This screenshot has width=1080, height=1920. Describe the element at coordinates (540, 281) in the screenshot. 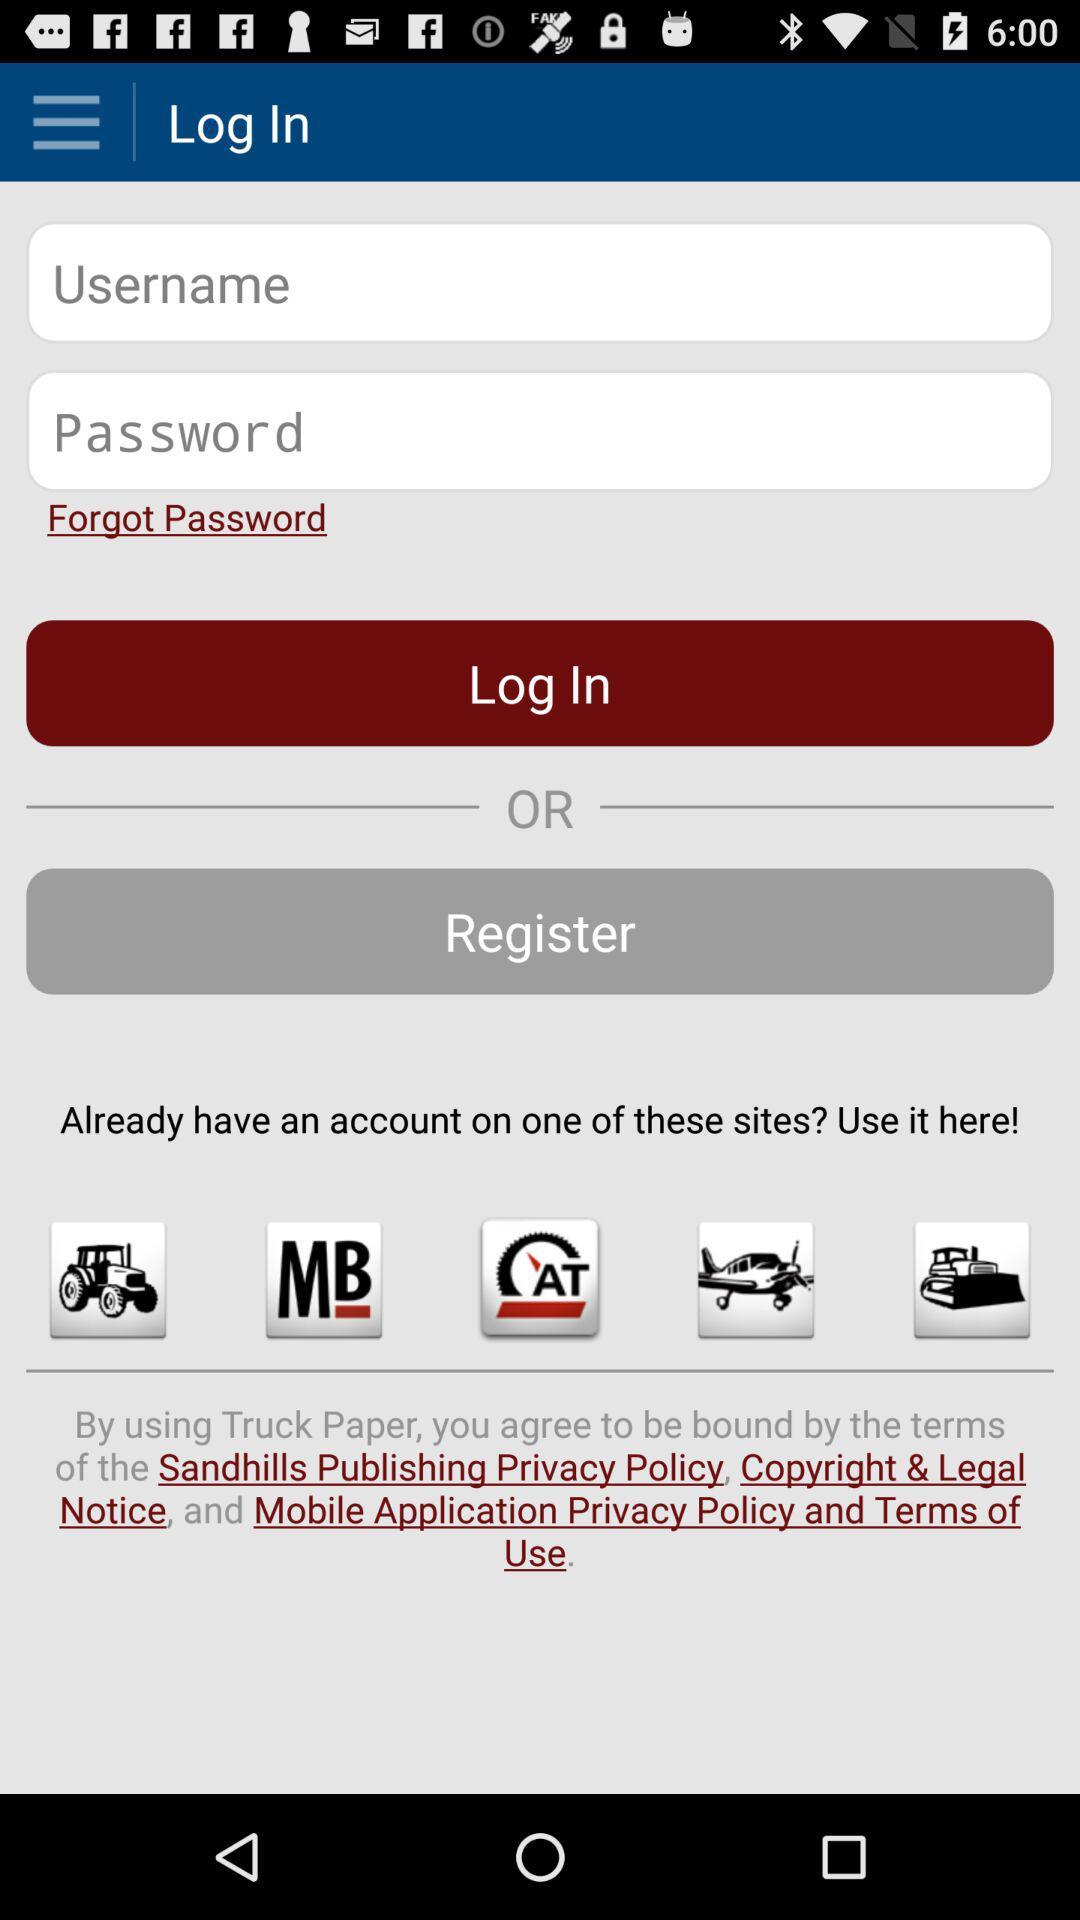

I see `username` at that location.